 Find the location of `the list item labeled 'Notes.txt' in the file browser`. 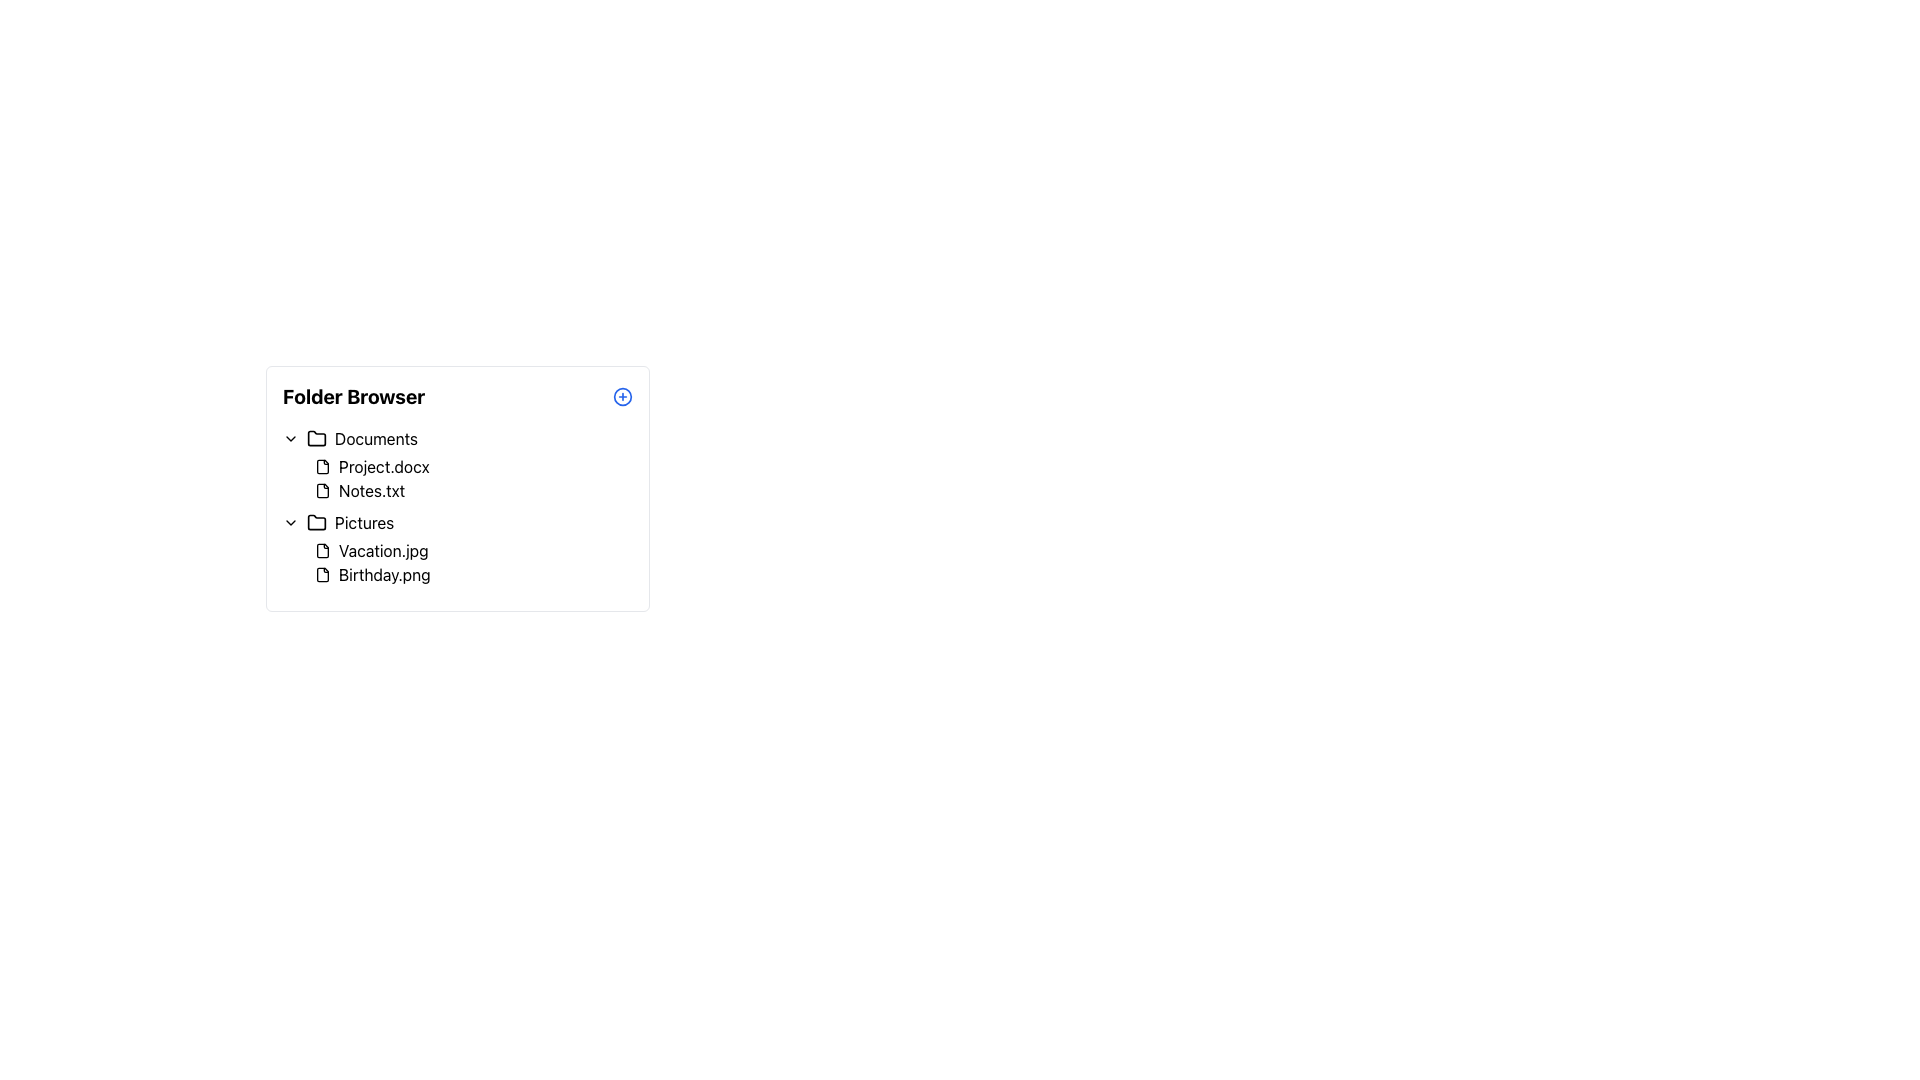

the list item labeled 'Notes.txt' in the file browser is located at coordinates (469, 490).